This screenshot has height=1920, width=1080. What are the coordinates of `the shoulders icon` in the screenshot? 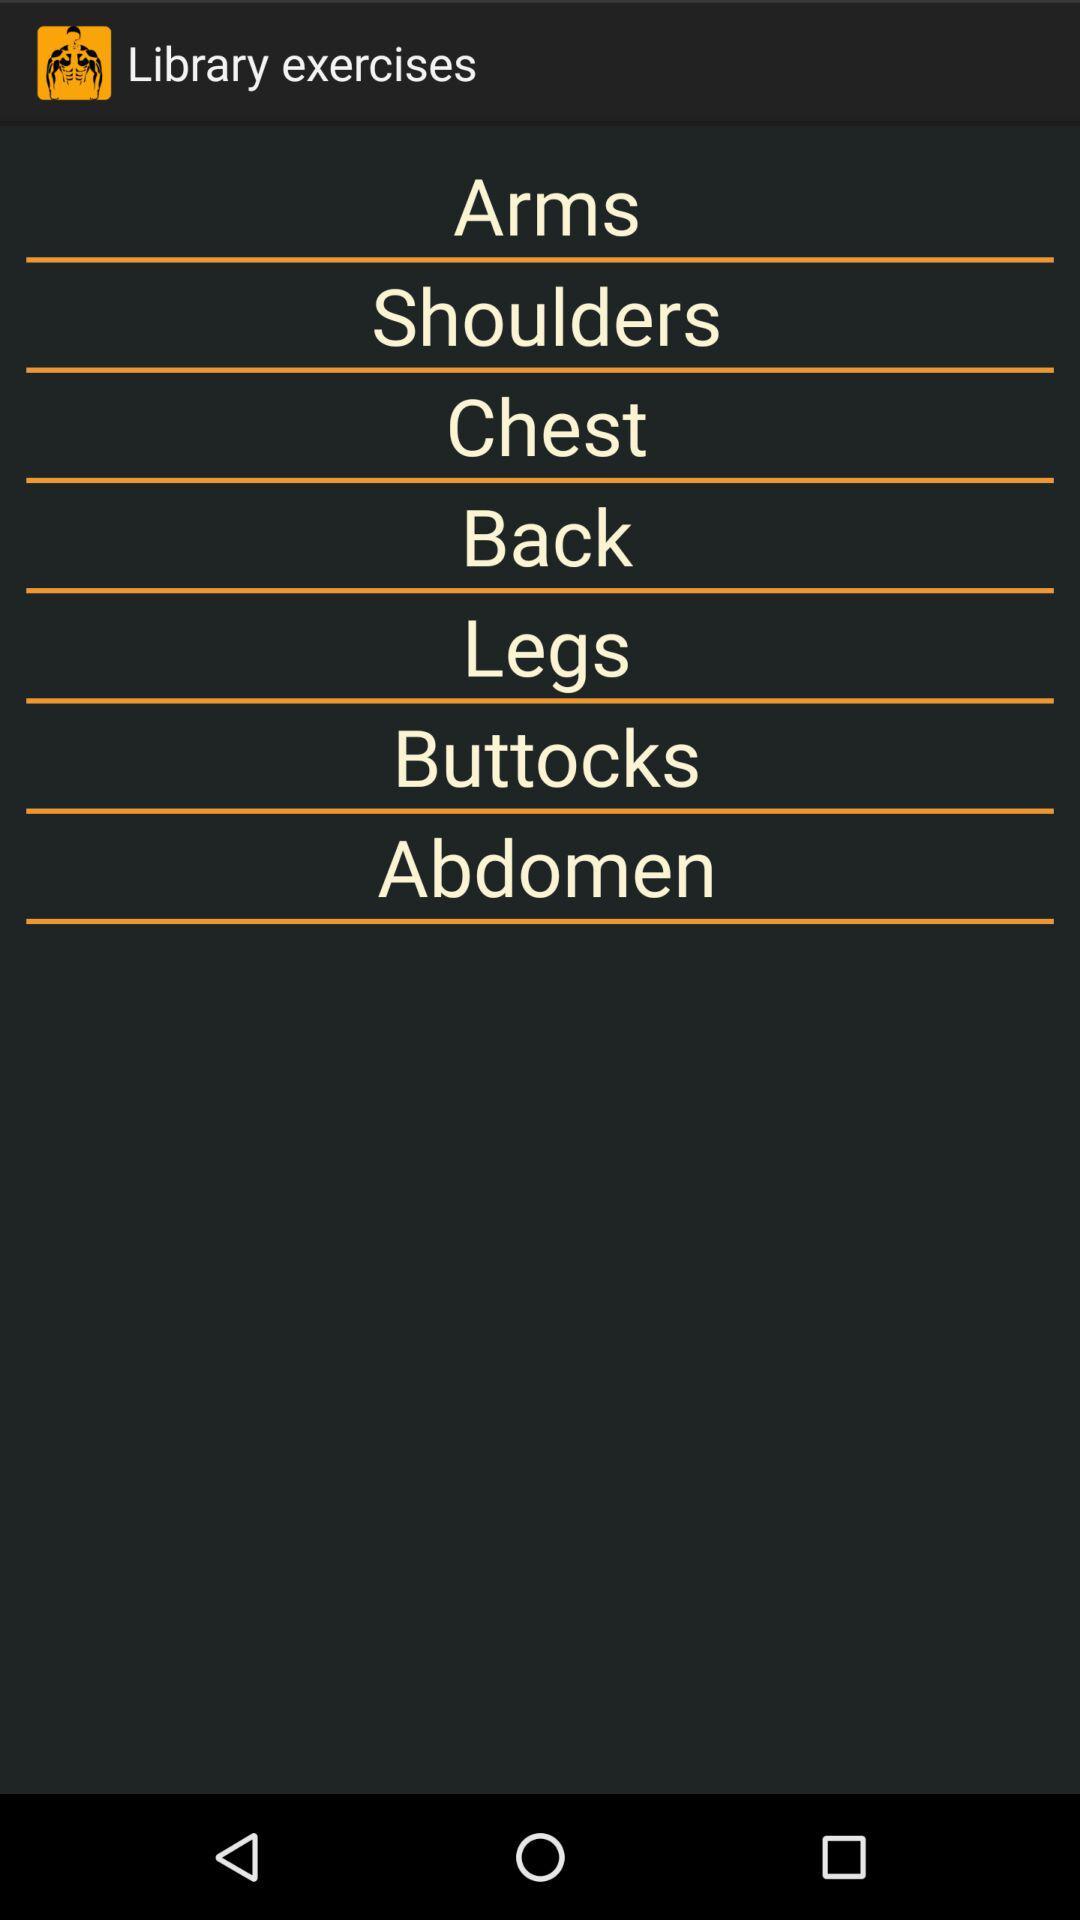 It's located at (540, 314).